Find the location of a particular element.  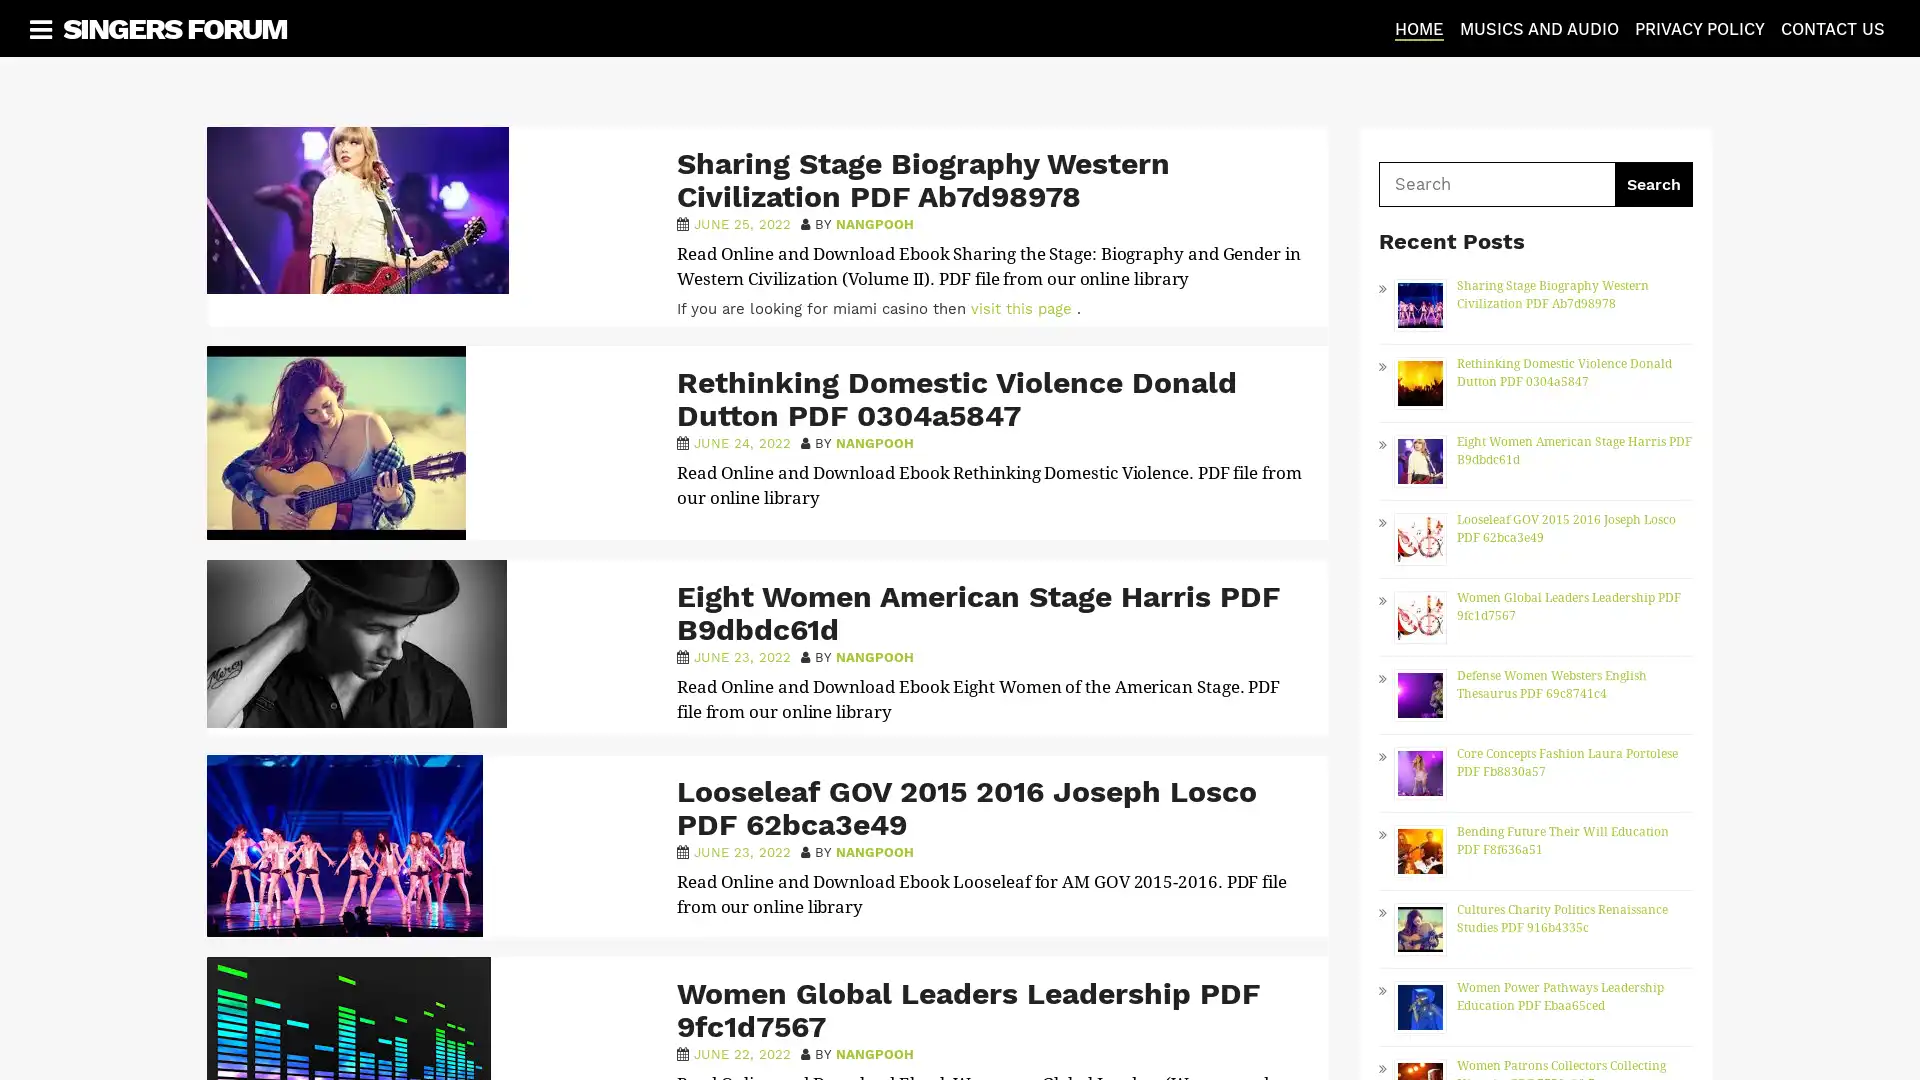

Search is located at coordinates (1653, 184).